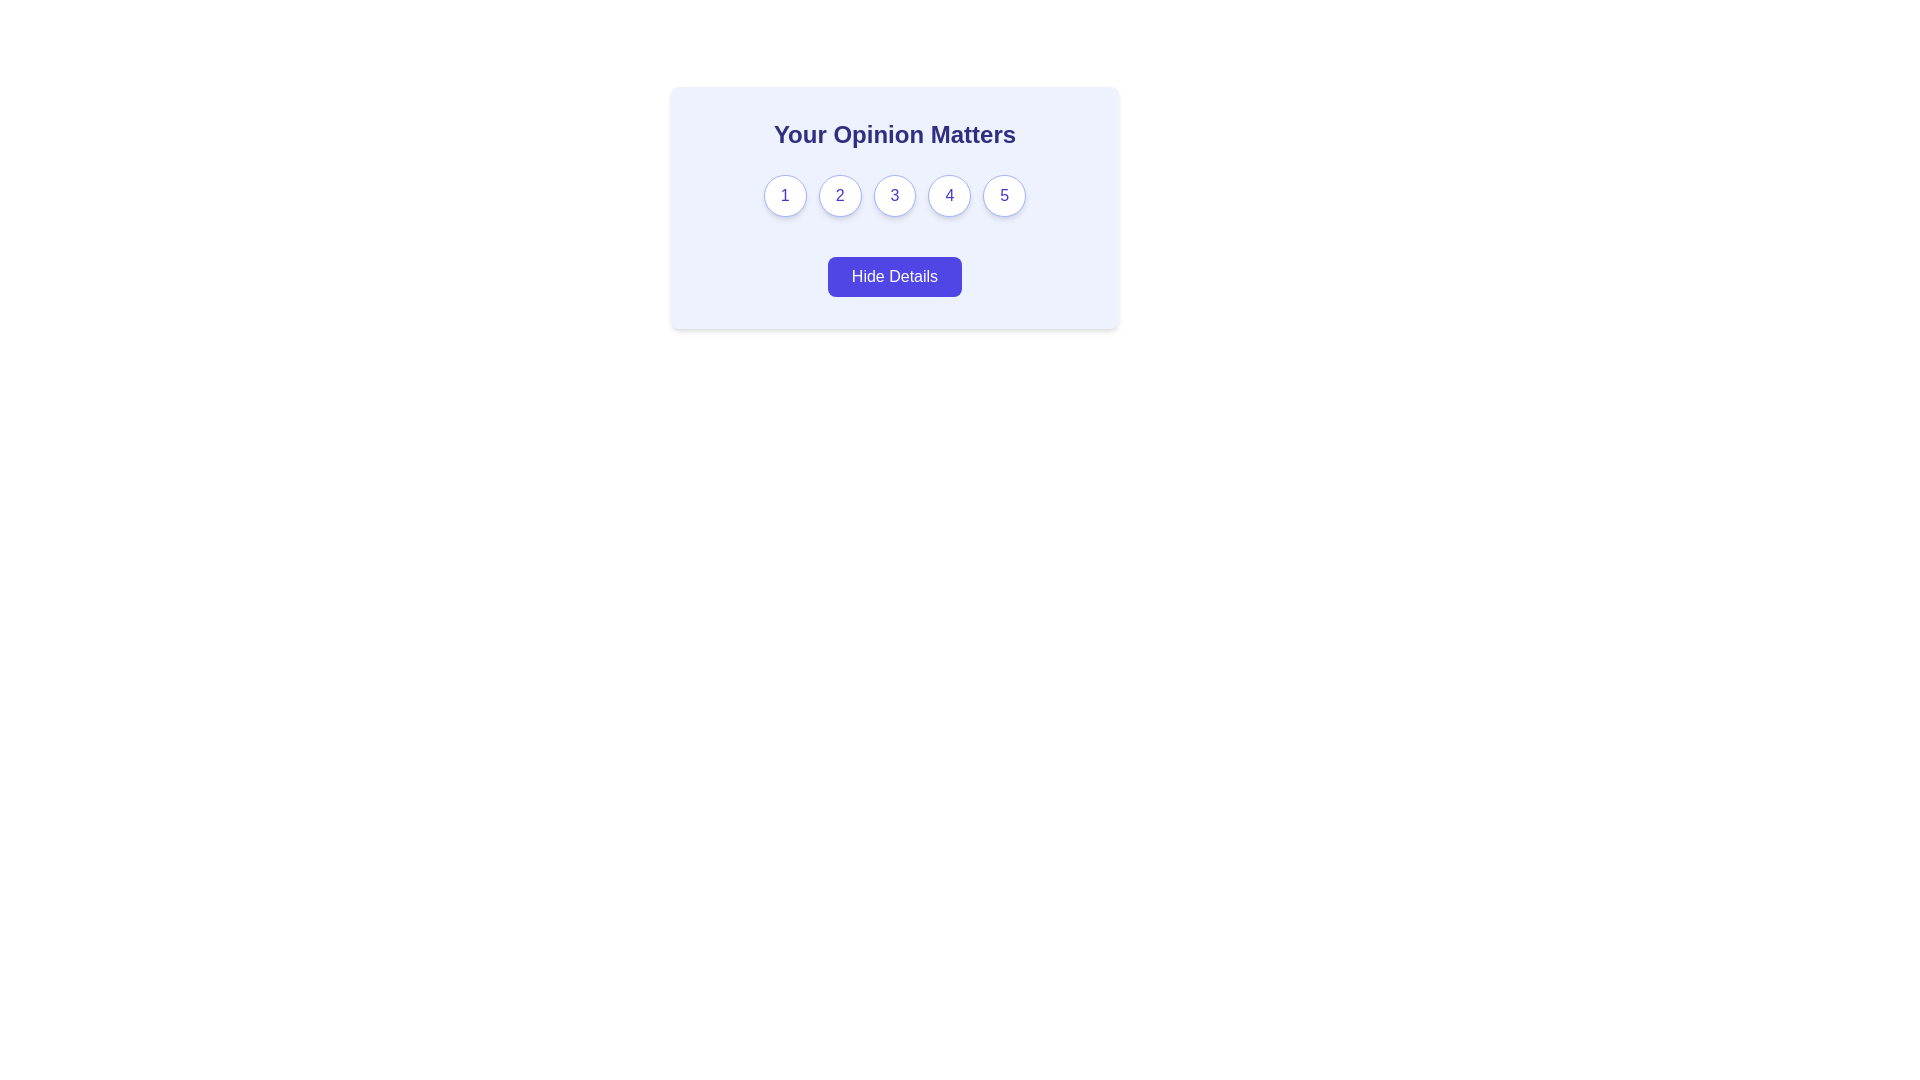 This screenshot has height=1080, width=1920. I want to click on the interactive rating button labeled '3' located, so click(893, 208).